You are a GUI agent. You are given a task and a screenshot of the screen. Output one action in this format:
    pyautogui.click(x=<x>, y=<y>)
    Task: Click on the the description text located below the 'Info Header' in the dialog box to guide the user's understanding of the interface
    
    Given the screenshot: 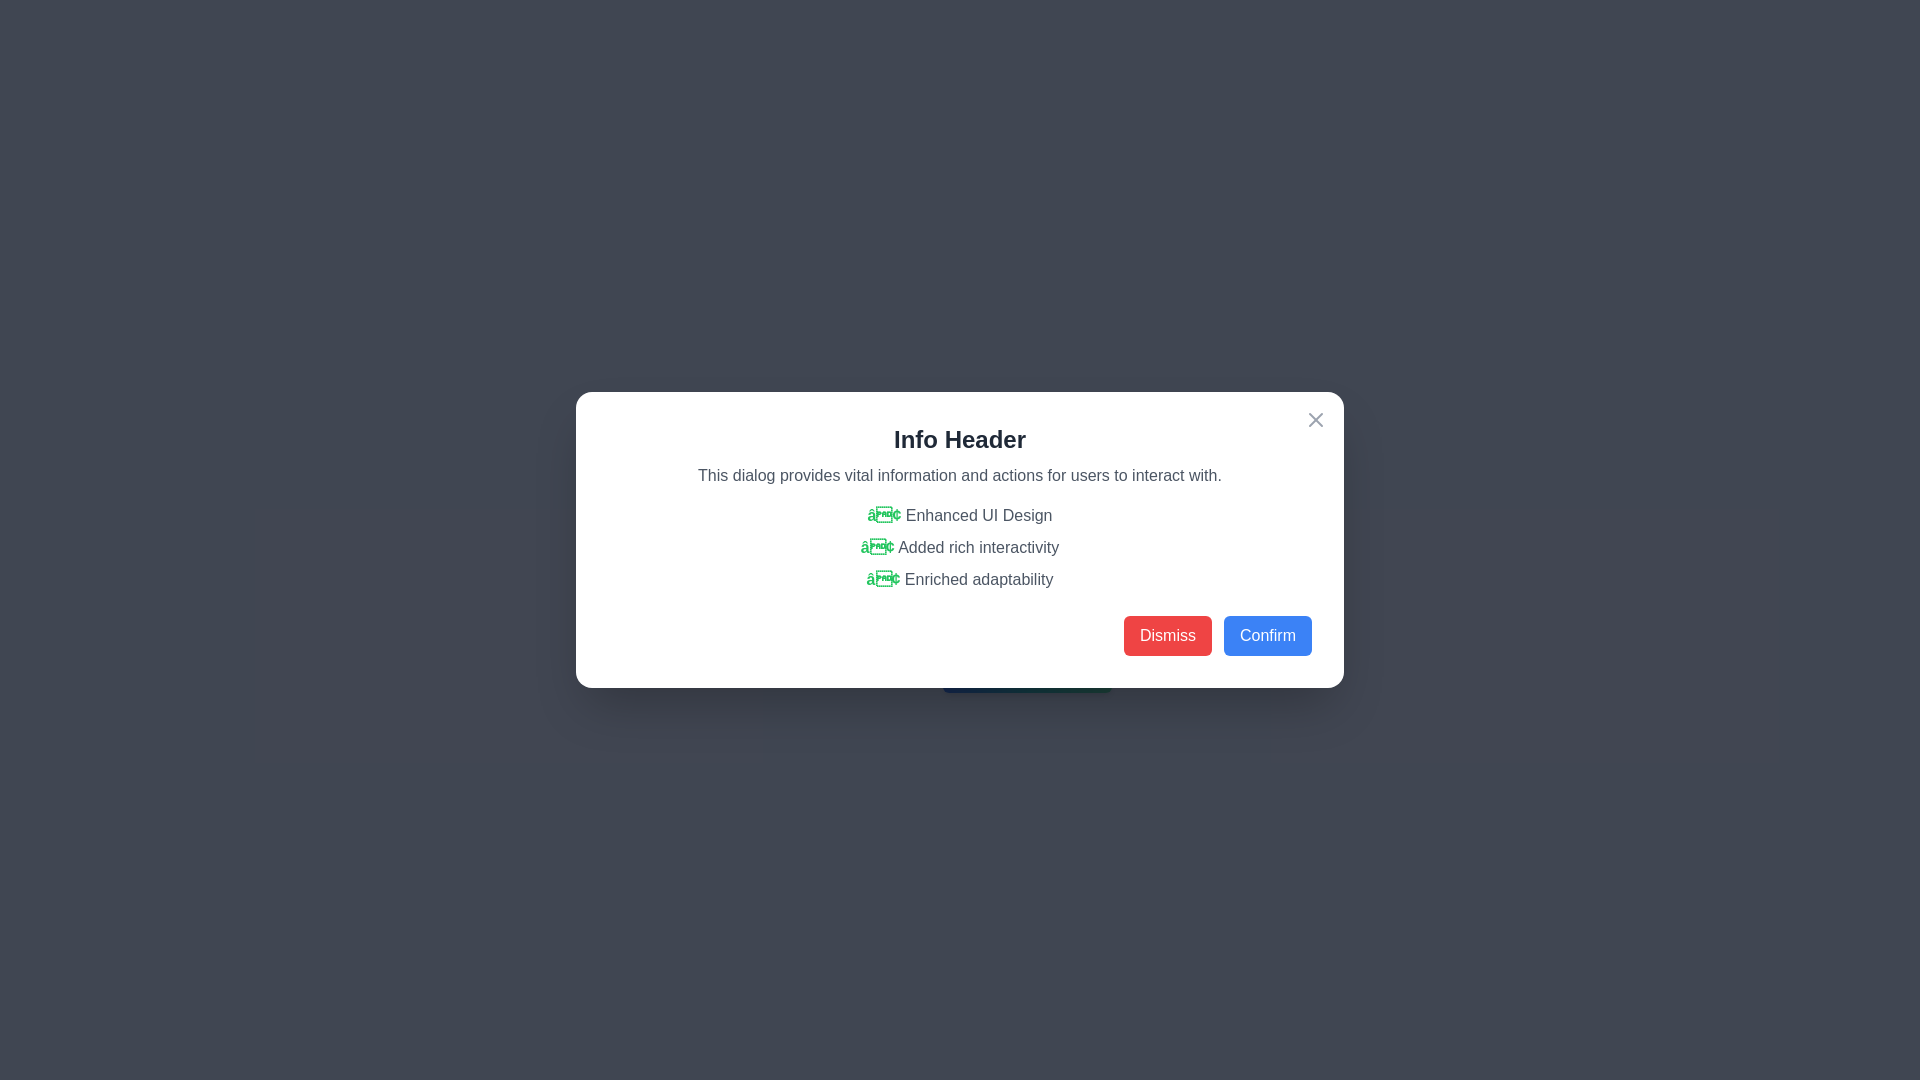 What is the action you would take?
    pyautogui.click(x=960, y=475)
    